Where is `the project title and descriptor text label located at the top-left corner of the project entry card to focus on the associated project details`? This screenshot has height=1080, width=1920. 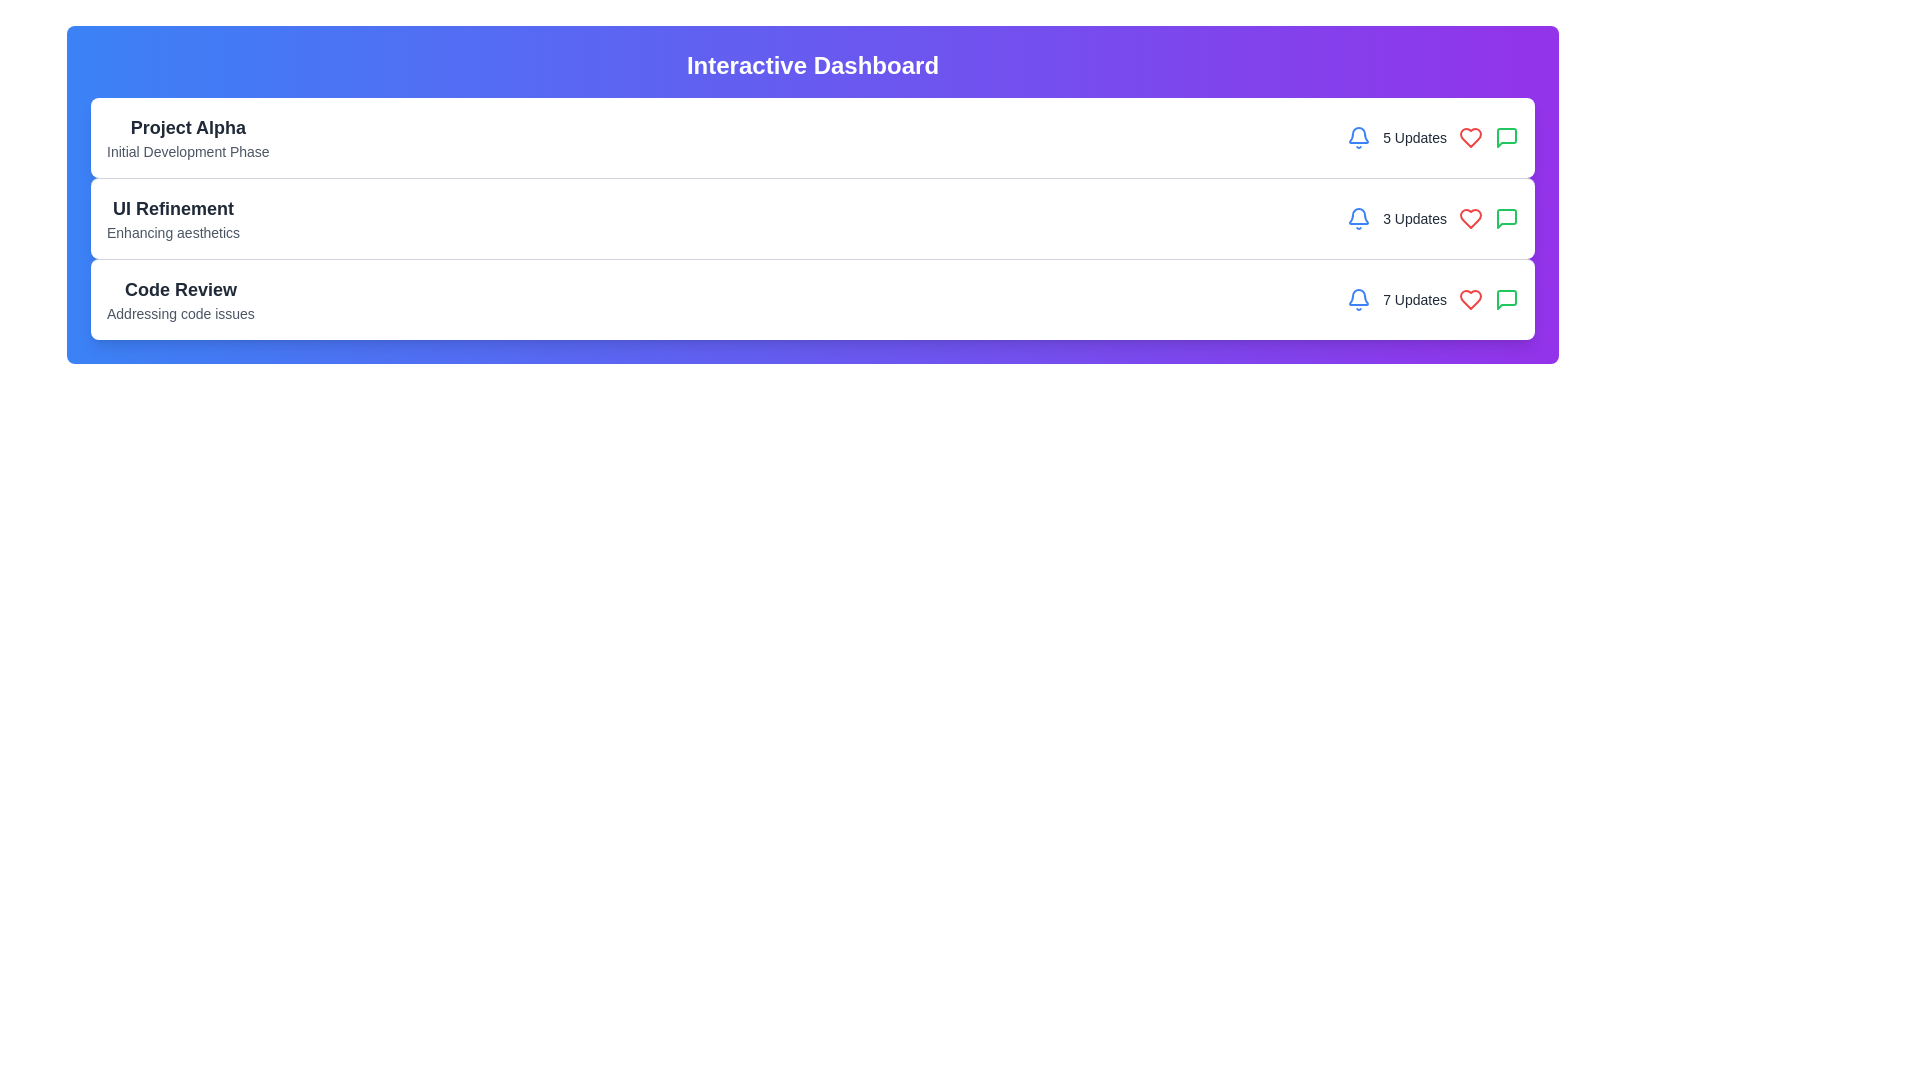
the project title and descriptor text label located at the top-left corner of the project entry card to focus on the associated project details is located at coordinates (187, 137).